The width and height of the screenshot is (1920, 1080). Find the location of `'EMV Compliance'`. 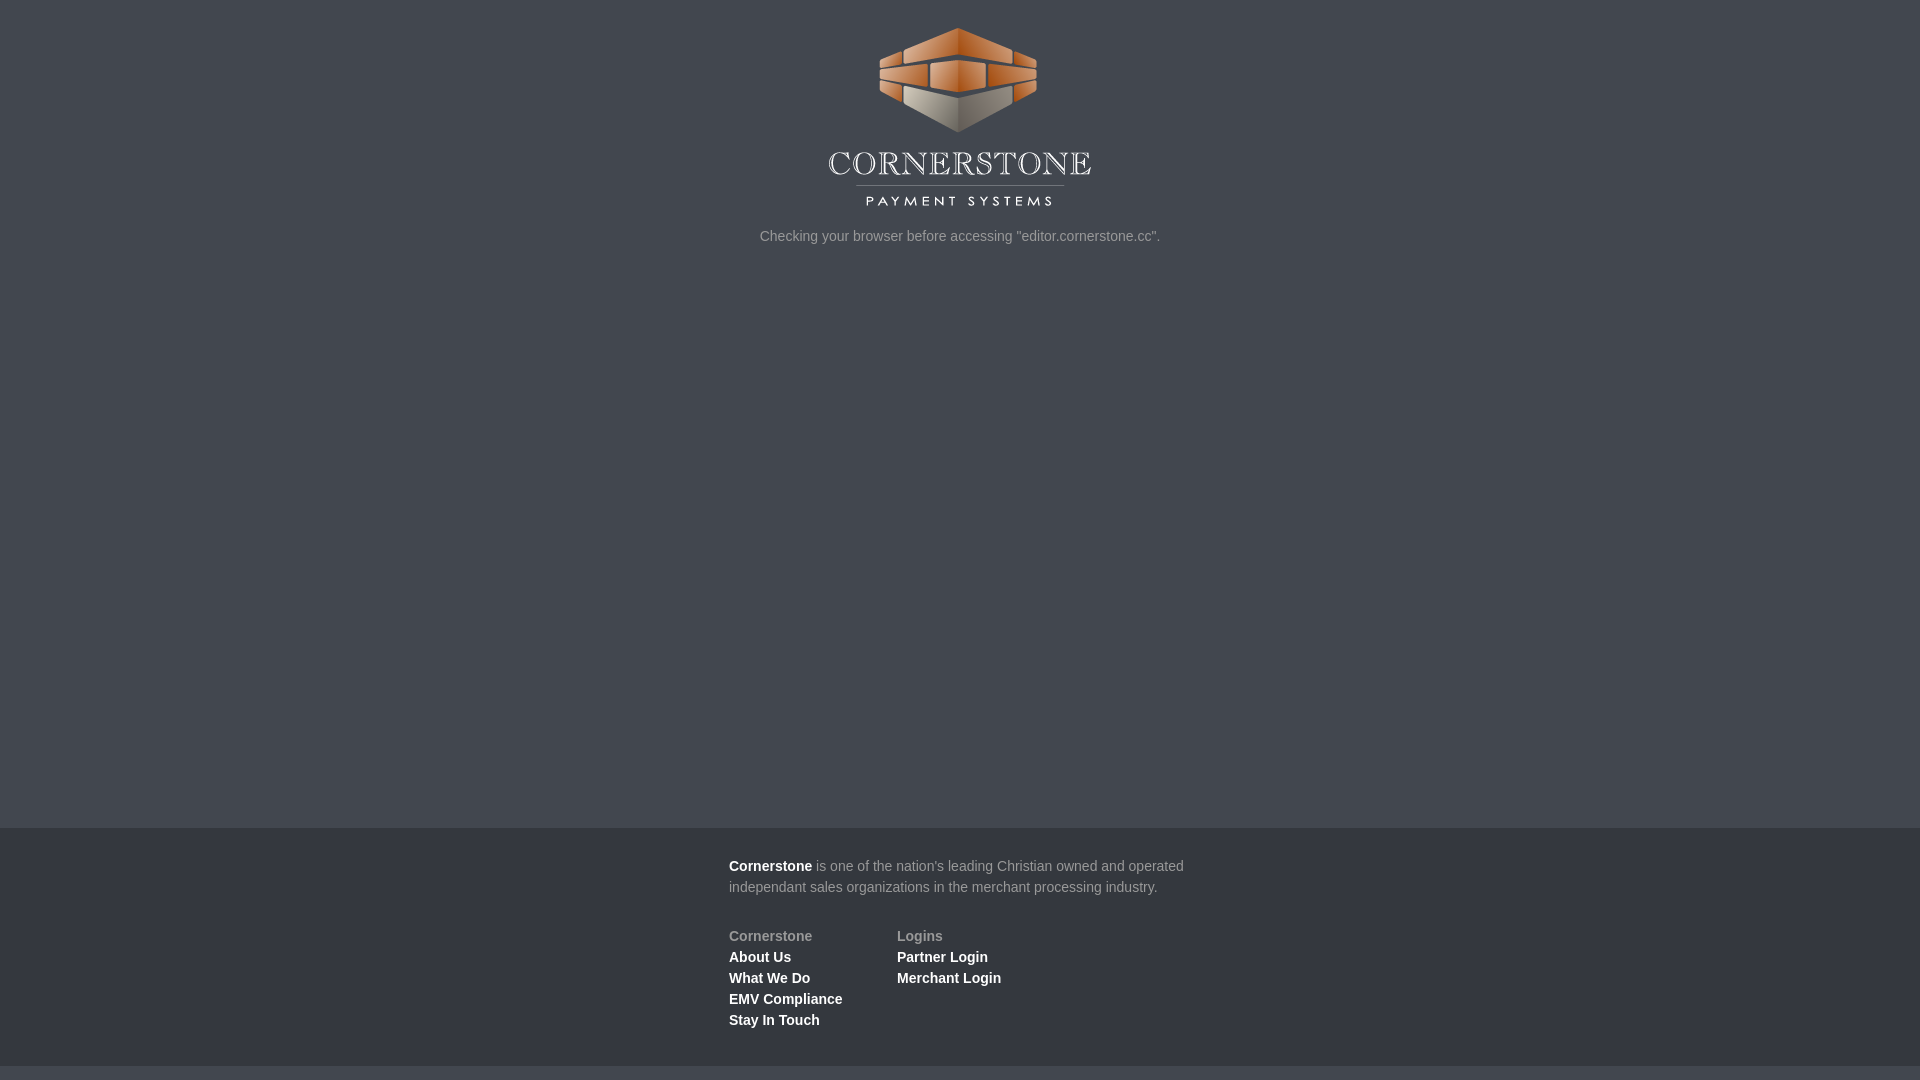

'EMV Compliance' is located at coordinates (785, 999).